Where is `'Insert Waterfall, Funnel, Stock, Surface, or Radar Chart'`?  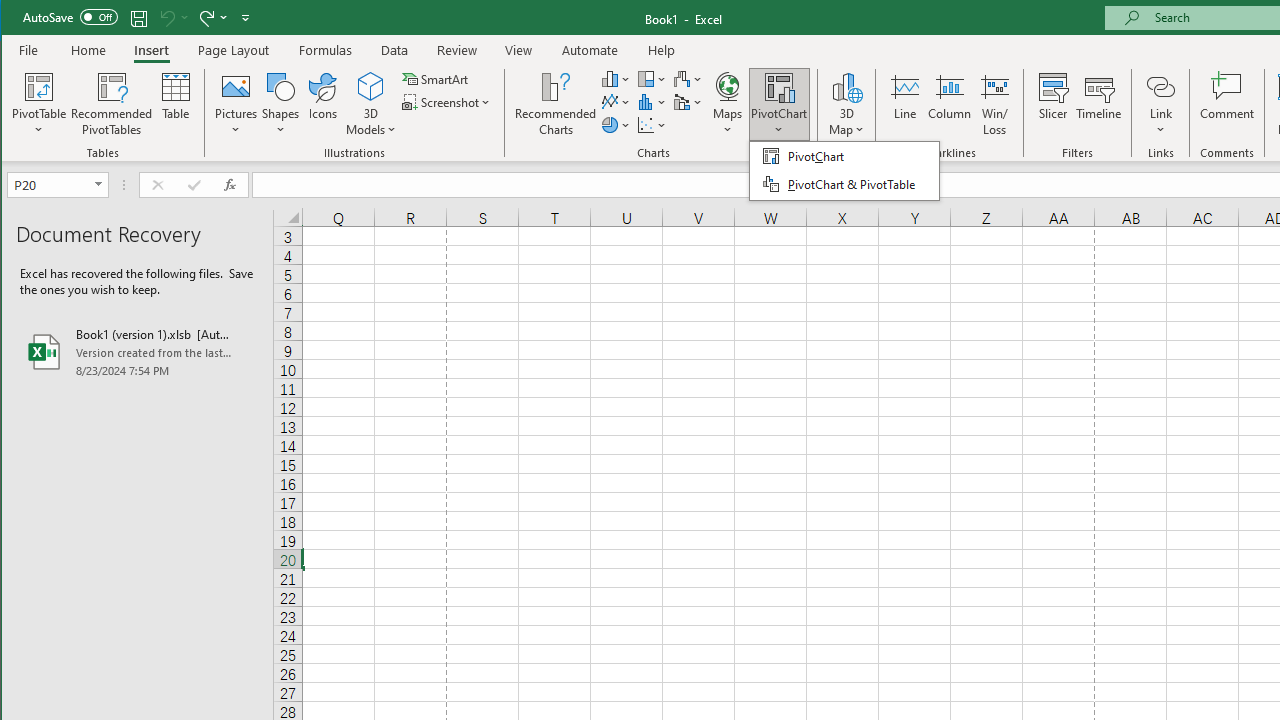 'Insert Waterfall, Funnel, Stock, Surface, or Radar Chart' is located at coordinates (688, 78).